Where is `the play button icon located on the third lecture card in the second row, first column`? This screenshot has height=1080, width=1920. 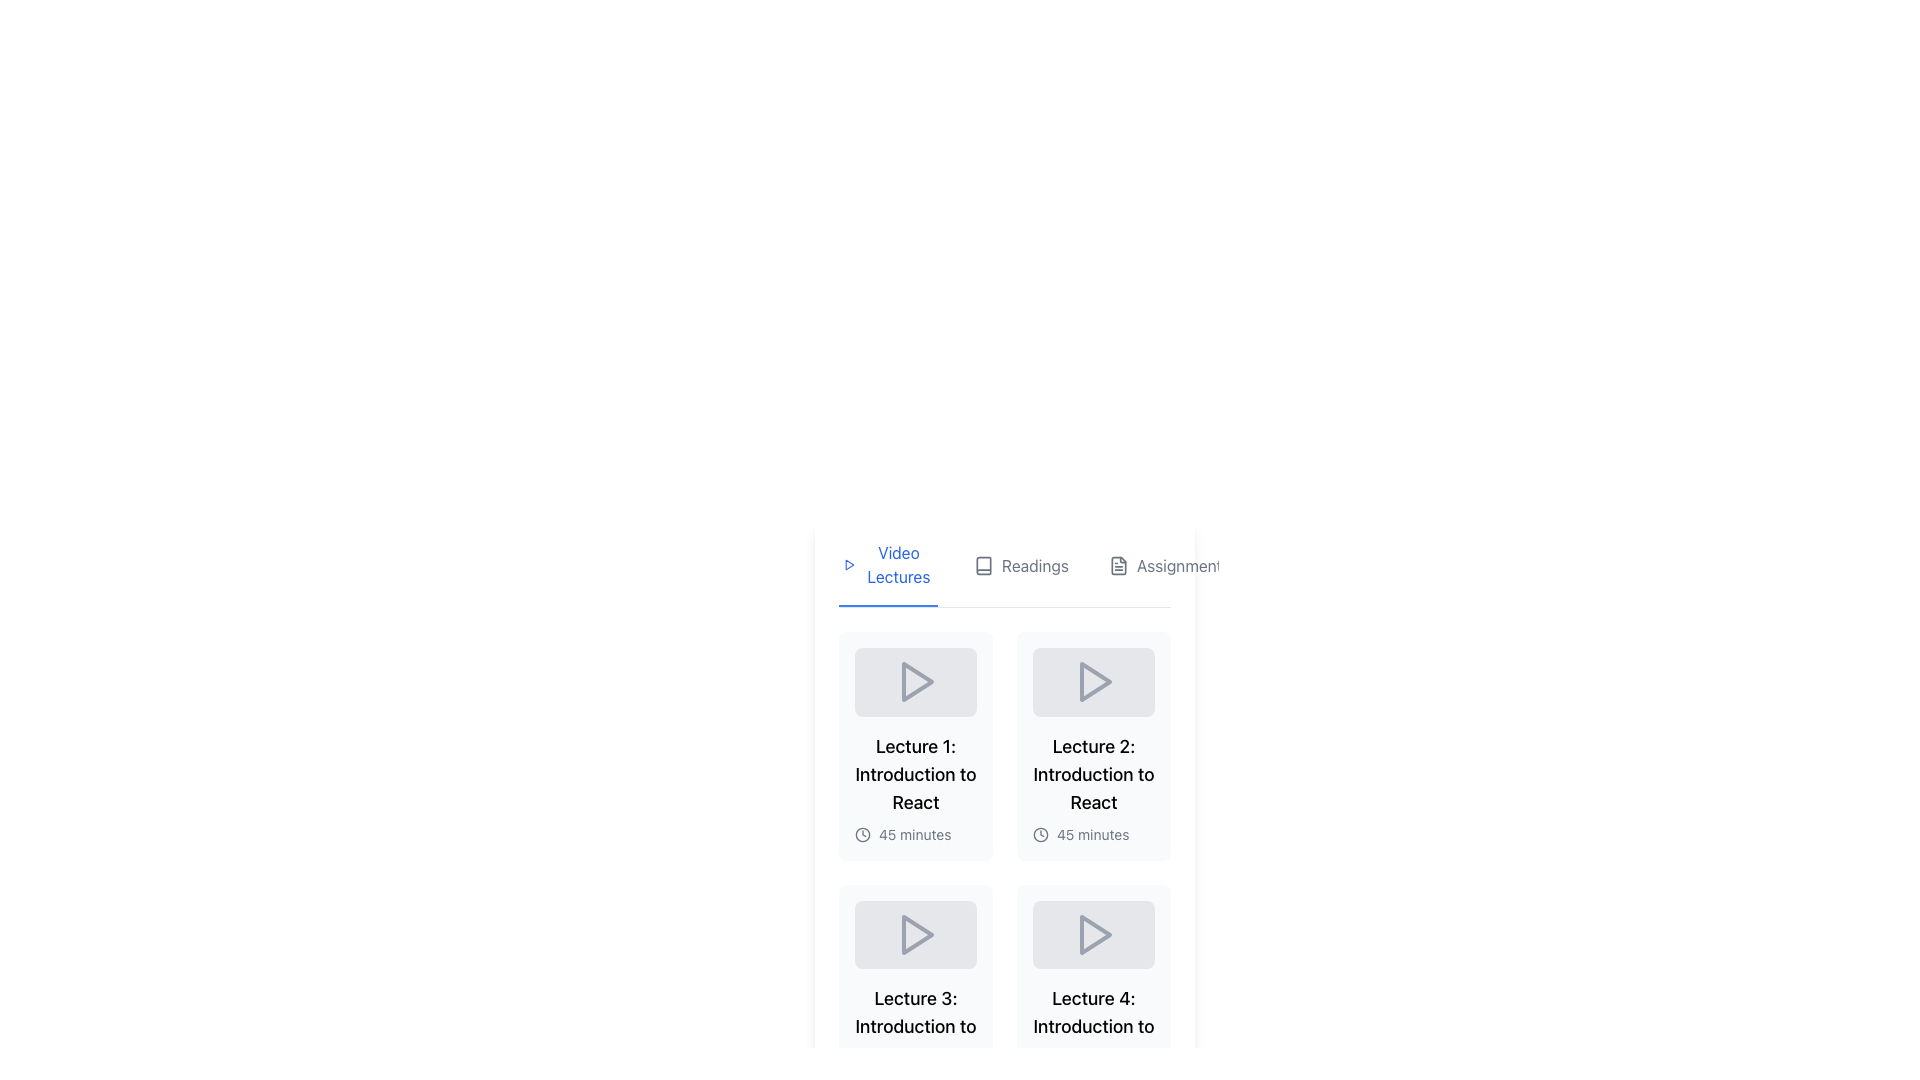
the play button icon located on the third lecture card in the second row, first column is located at coordinates (916, 933).